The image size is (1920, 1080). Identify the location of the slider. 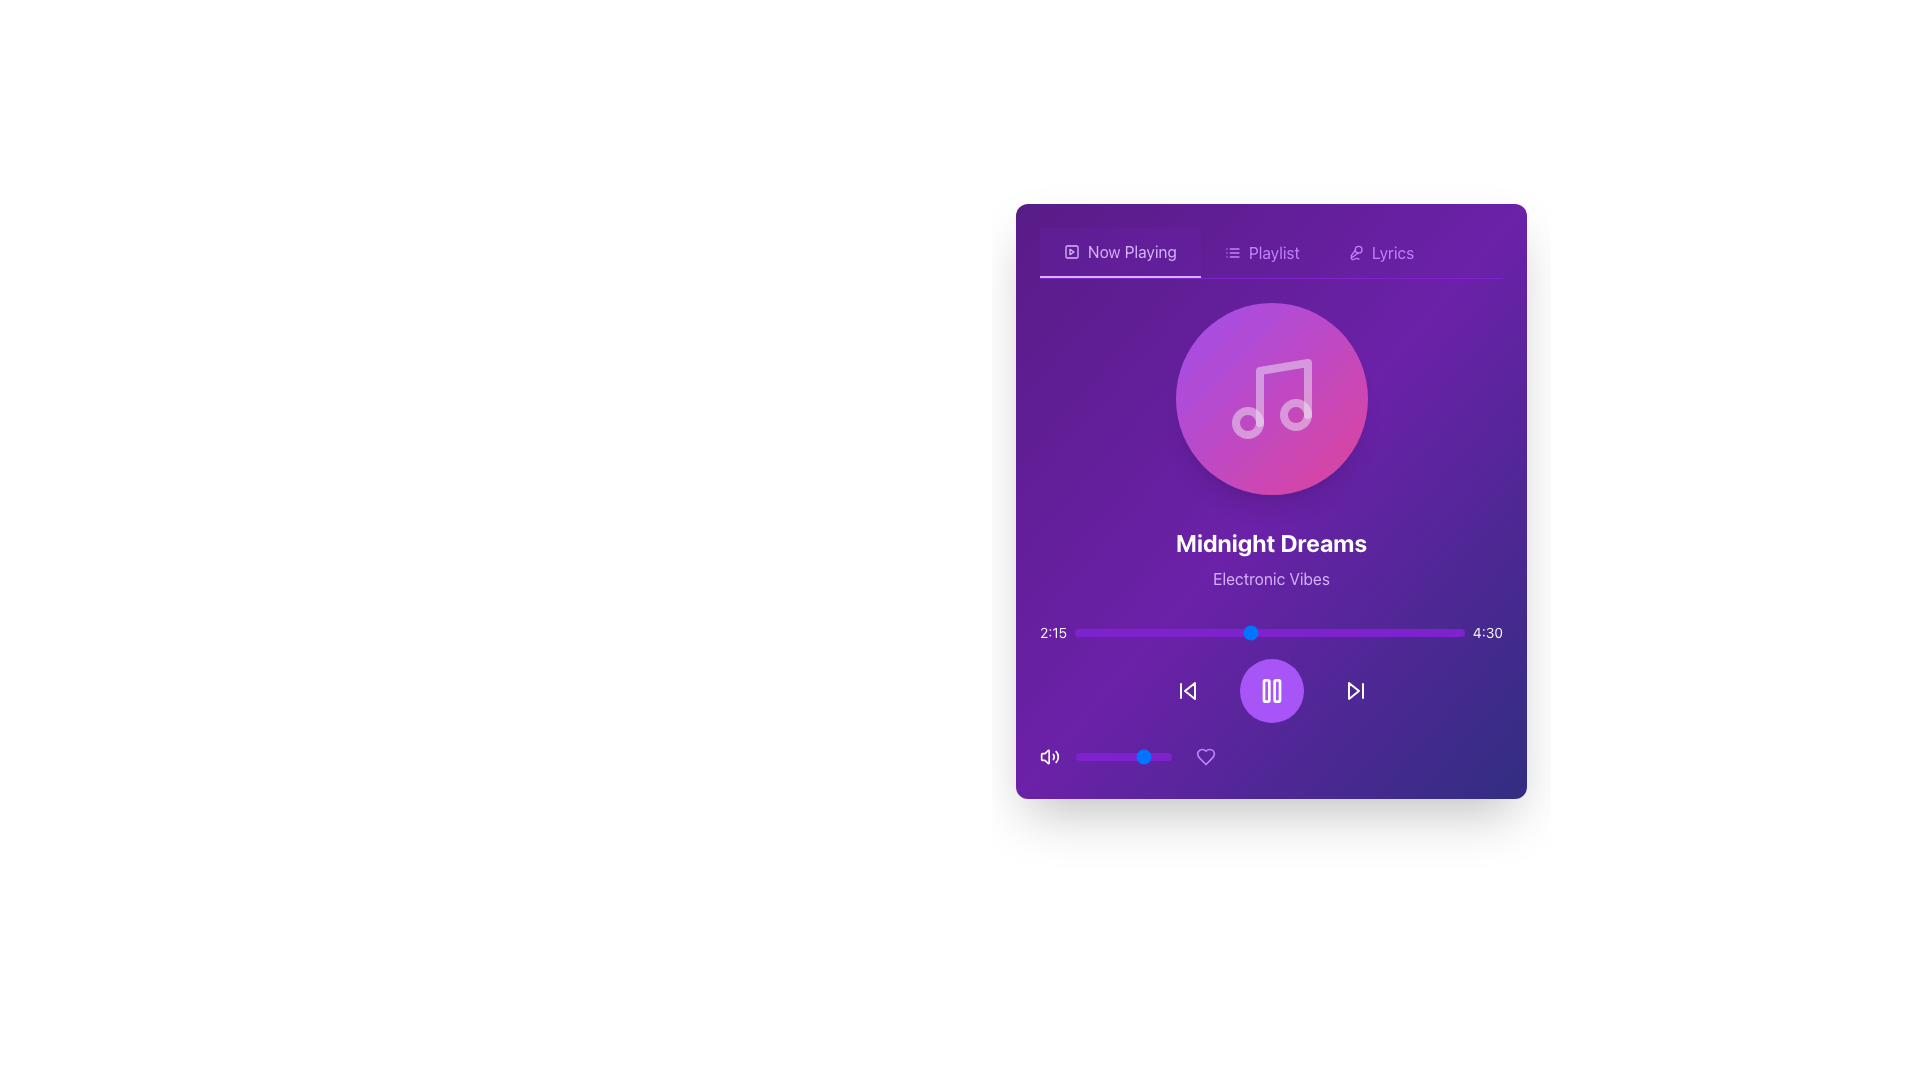
(1359, 632).